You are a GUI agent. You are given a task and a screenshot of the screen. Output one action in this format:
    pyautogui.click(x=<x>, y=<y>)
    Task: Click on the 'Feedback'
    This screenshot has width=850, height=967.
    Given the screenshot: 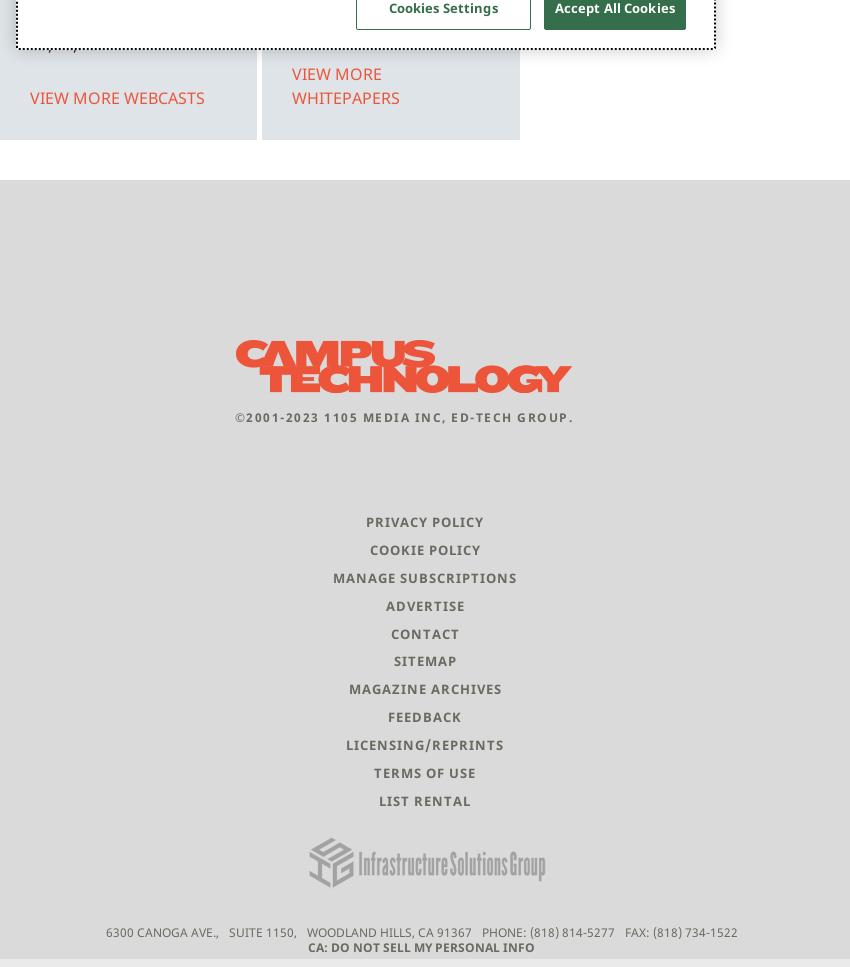 What is the action you would take?
    pyautogui.click(x=425, y=716)
    